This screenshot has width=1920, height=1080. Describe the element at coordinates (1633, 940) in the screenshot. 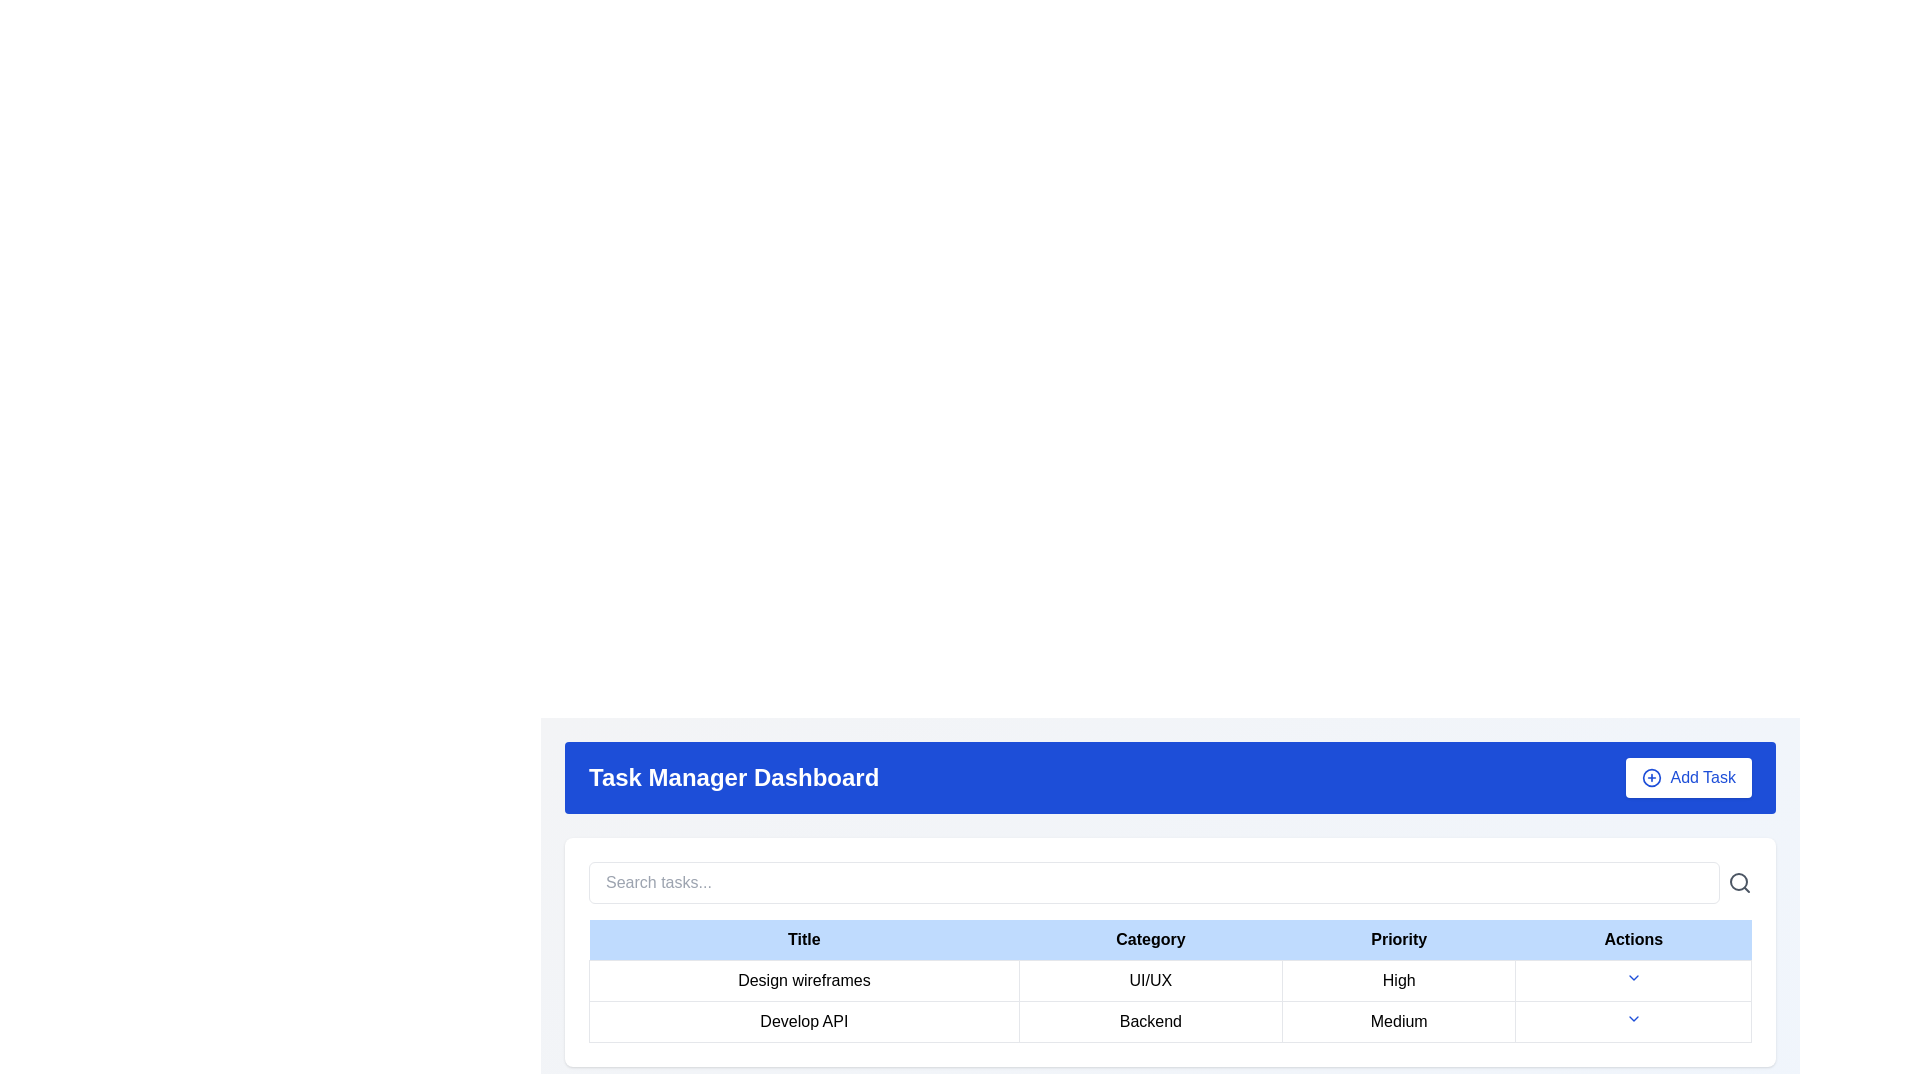

I see `the 'Actions' table header cell, which is the fourth column in the table header, indicating controls for task rows` at that location.